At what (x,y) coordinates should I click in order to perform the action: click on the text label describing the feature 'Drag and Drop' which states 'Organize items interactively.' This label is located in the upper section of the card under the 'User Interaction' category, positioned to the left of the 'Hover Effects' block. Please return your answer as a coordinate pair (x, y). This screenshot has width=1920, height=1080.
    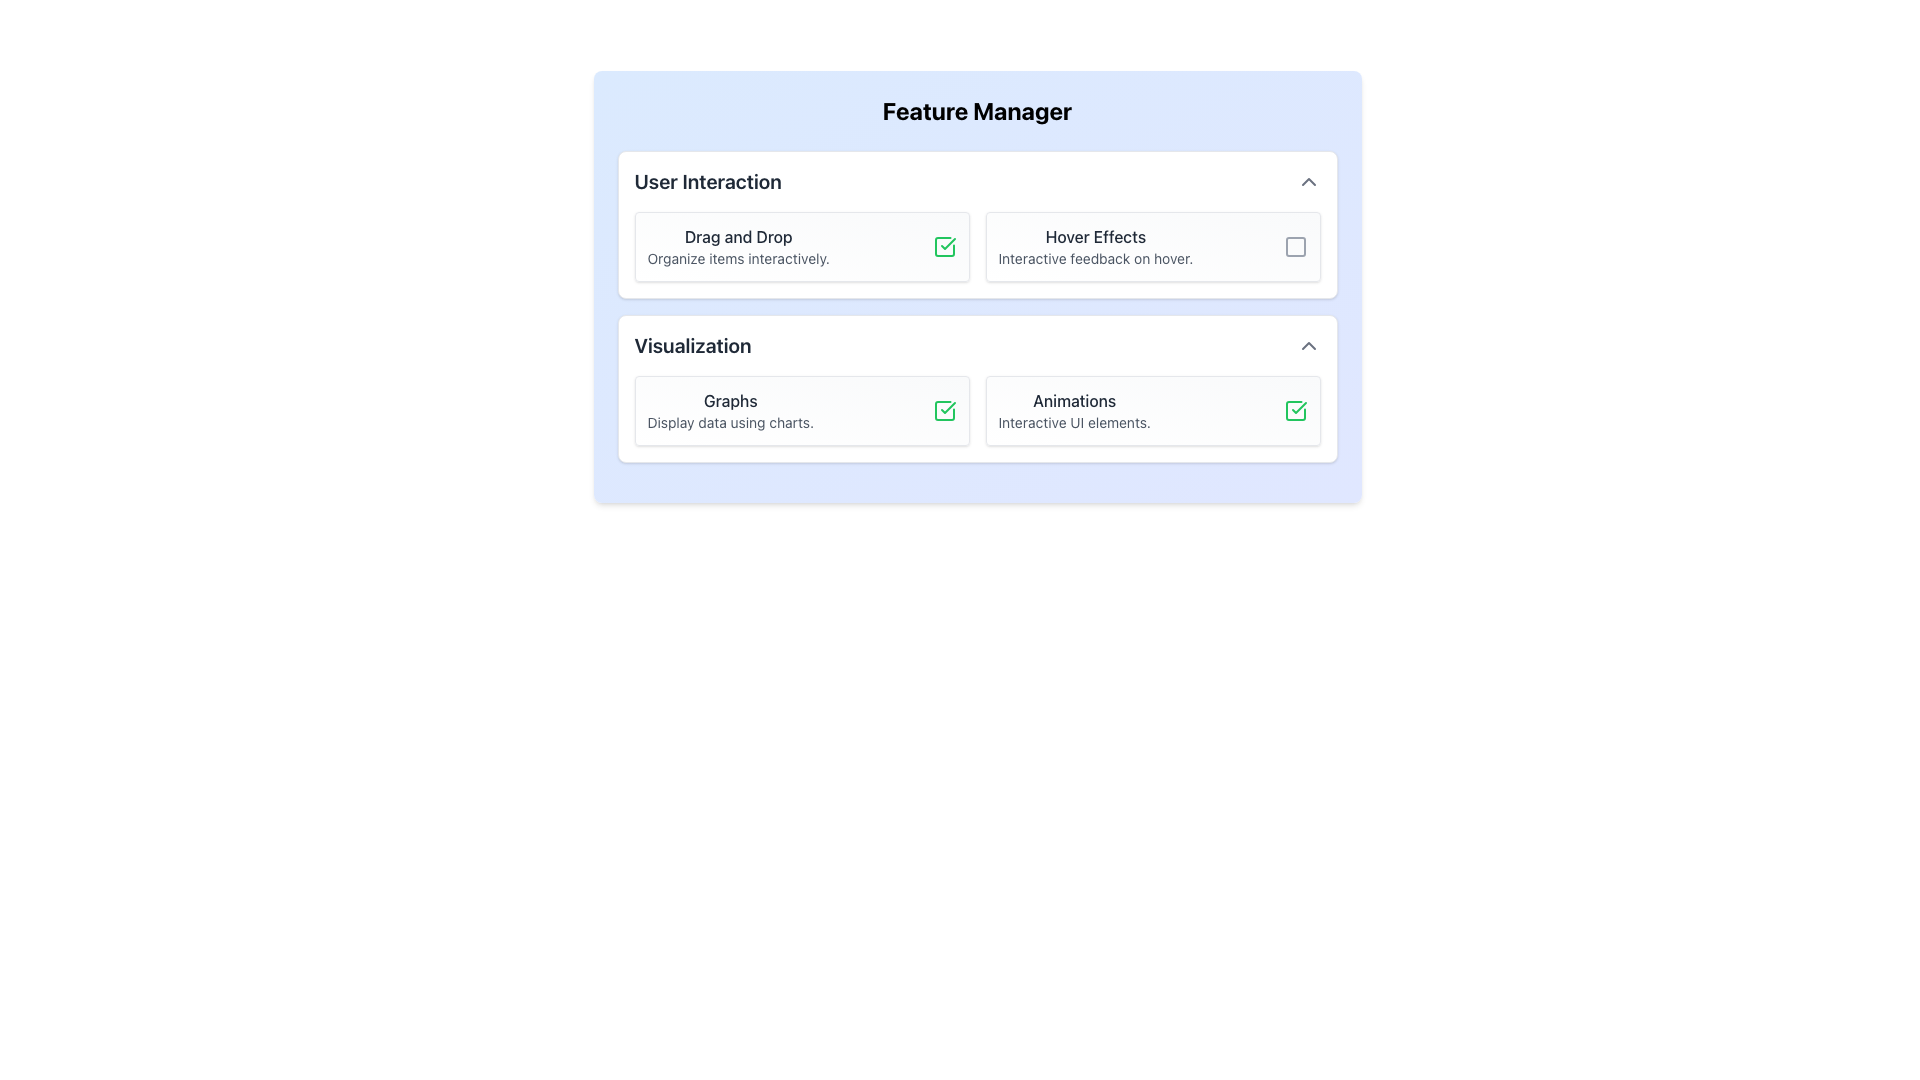
    Looking at the image, I should click on (737, 245).